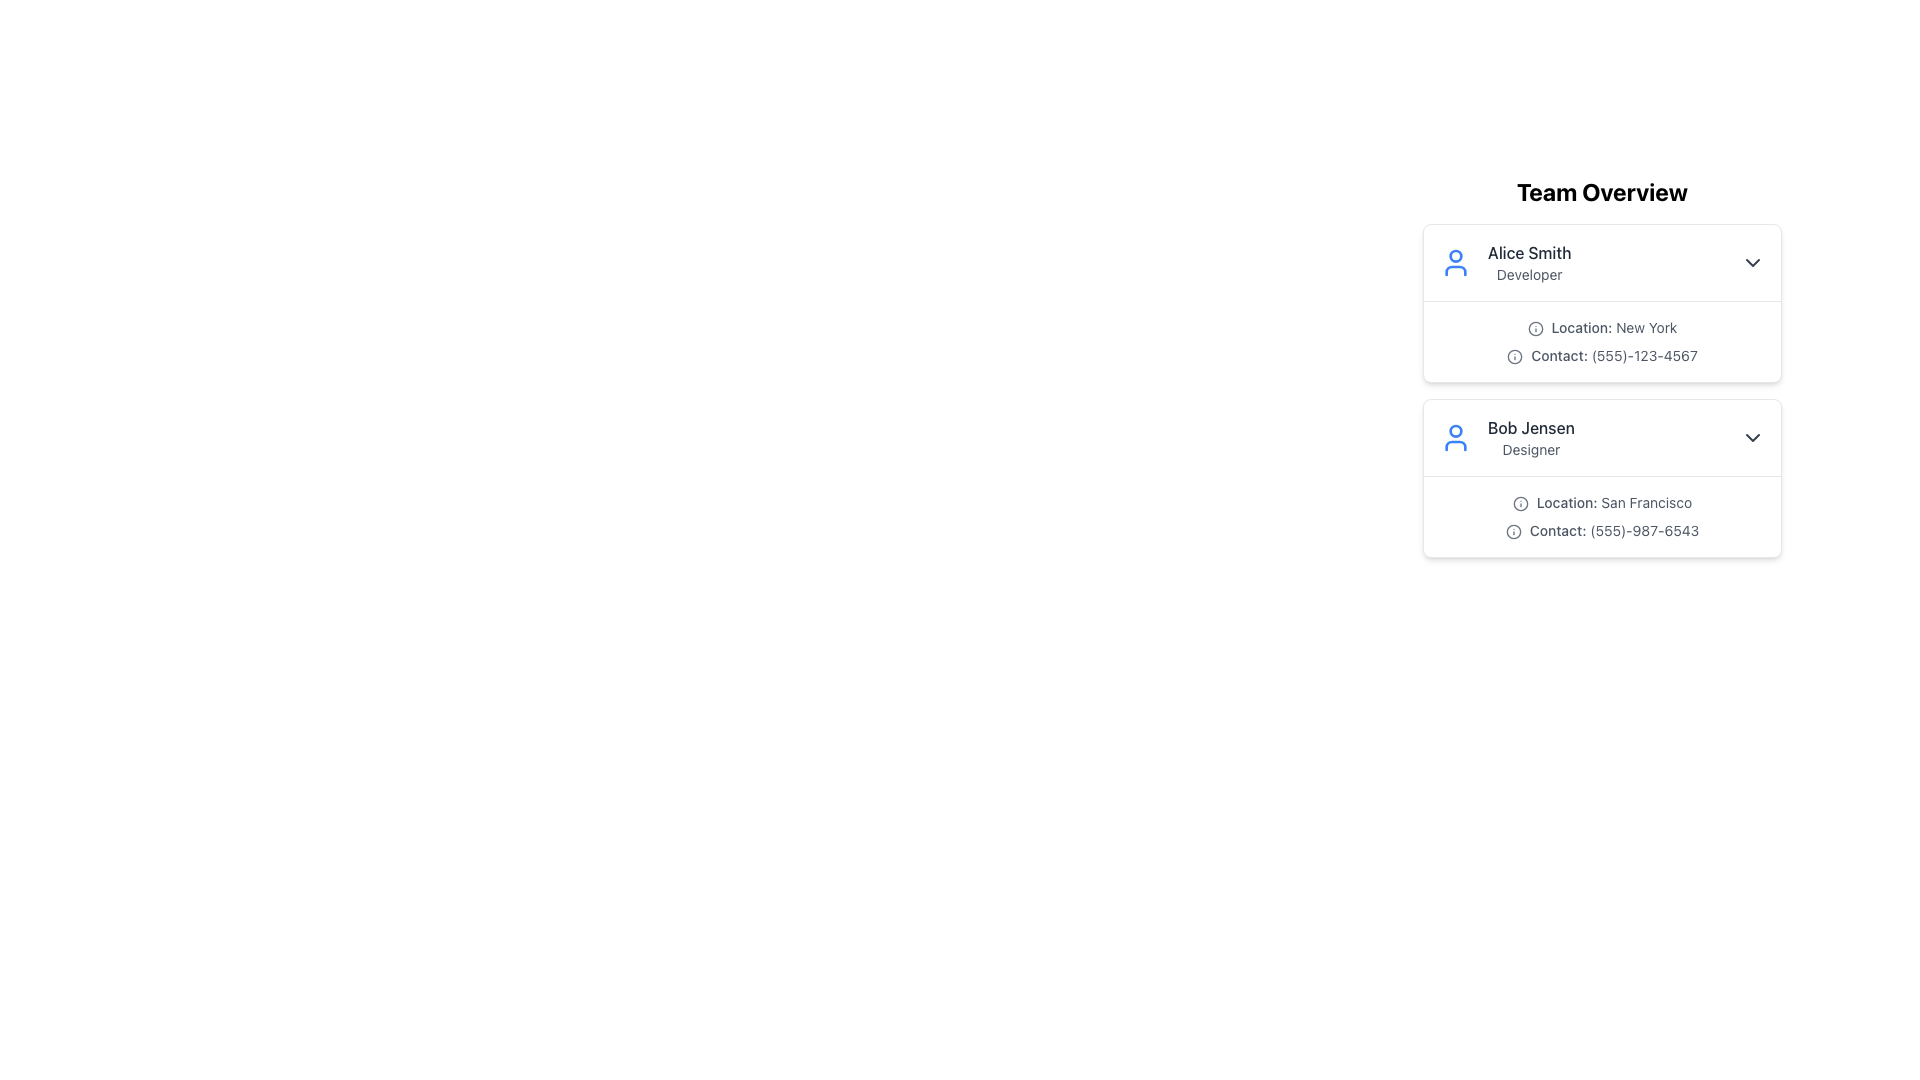 This screenshot has height=1080, width=1920. I want to click on gray circular icon located to the left of the text 'Location: New York' in the upper card for 'Alice Smith', so click(1534, 328).